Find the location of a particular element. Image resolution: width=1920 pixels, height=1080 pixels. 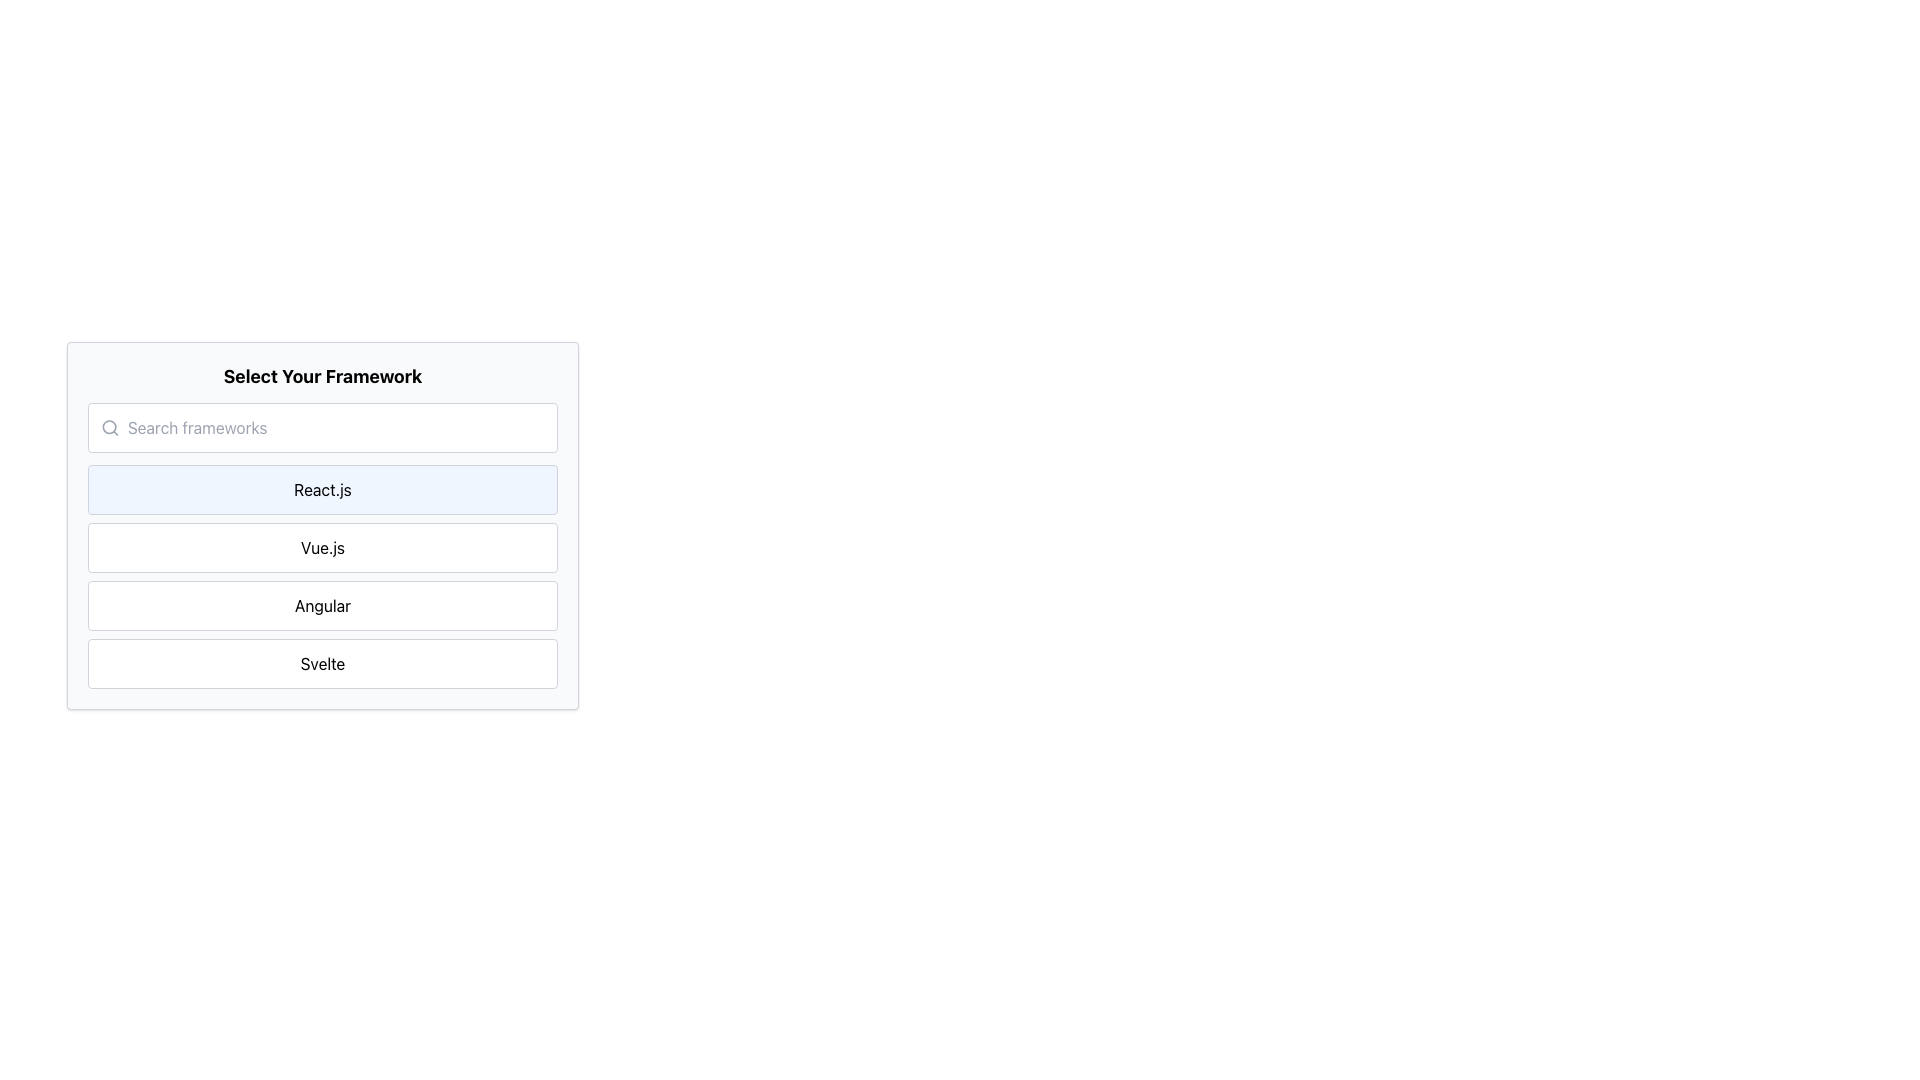

the 'Angular' button, which is the third option in the list of framework selections is located at coordinates (322, 604).